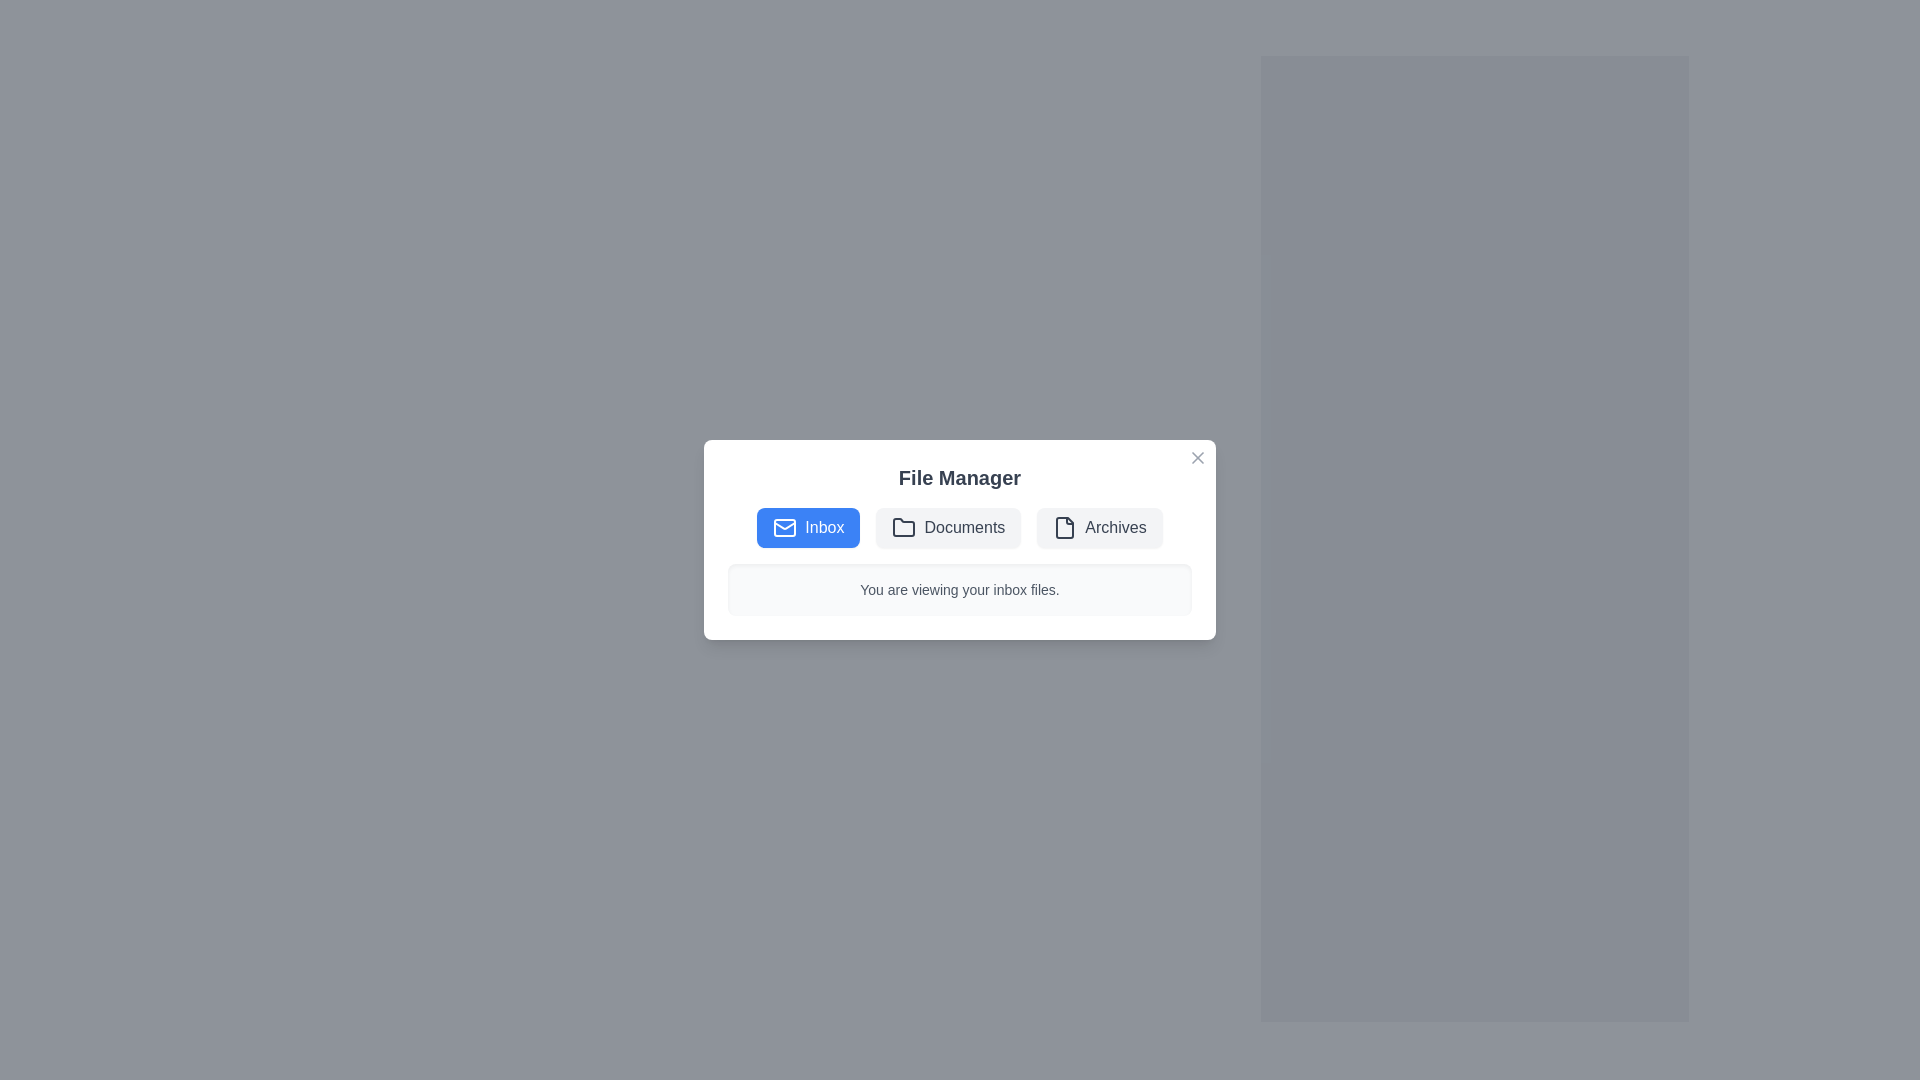 The width and height of the screenshot is (1920, 1080). I want to click on text label that displays 'You are viewing your inbox files.' positioned at the bottom section of the 'File Manager' dialog box, so click(960, 589).